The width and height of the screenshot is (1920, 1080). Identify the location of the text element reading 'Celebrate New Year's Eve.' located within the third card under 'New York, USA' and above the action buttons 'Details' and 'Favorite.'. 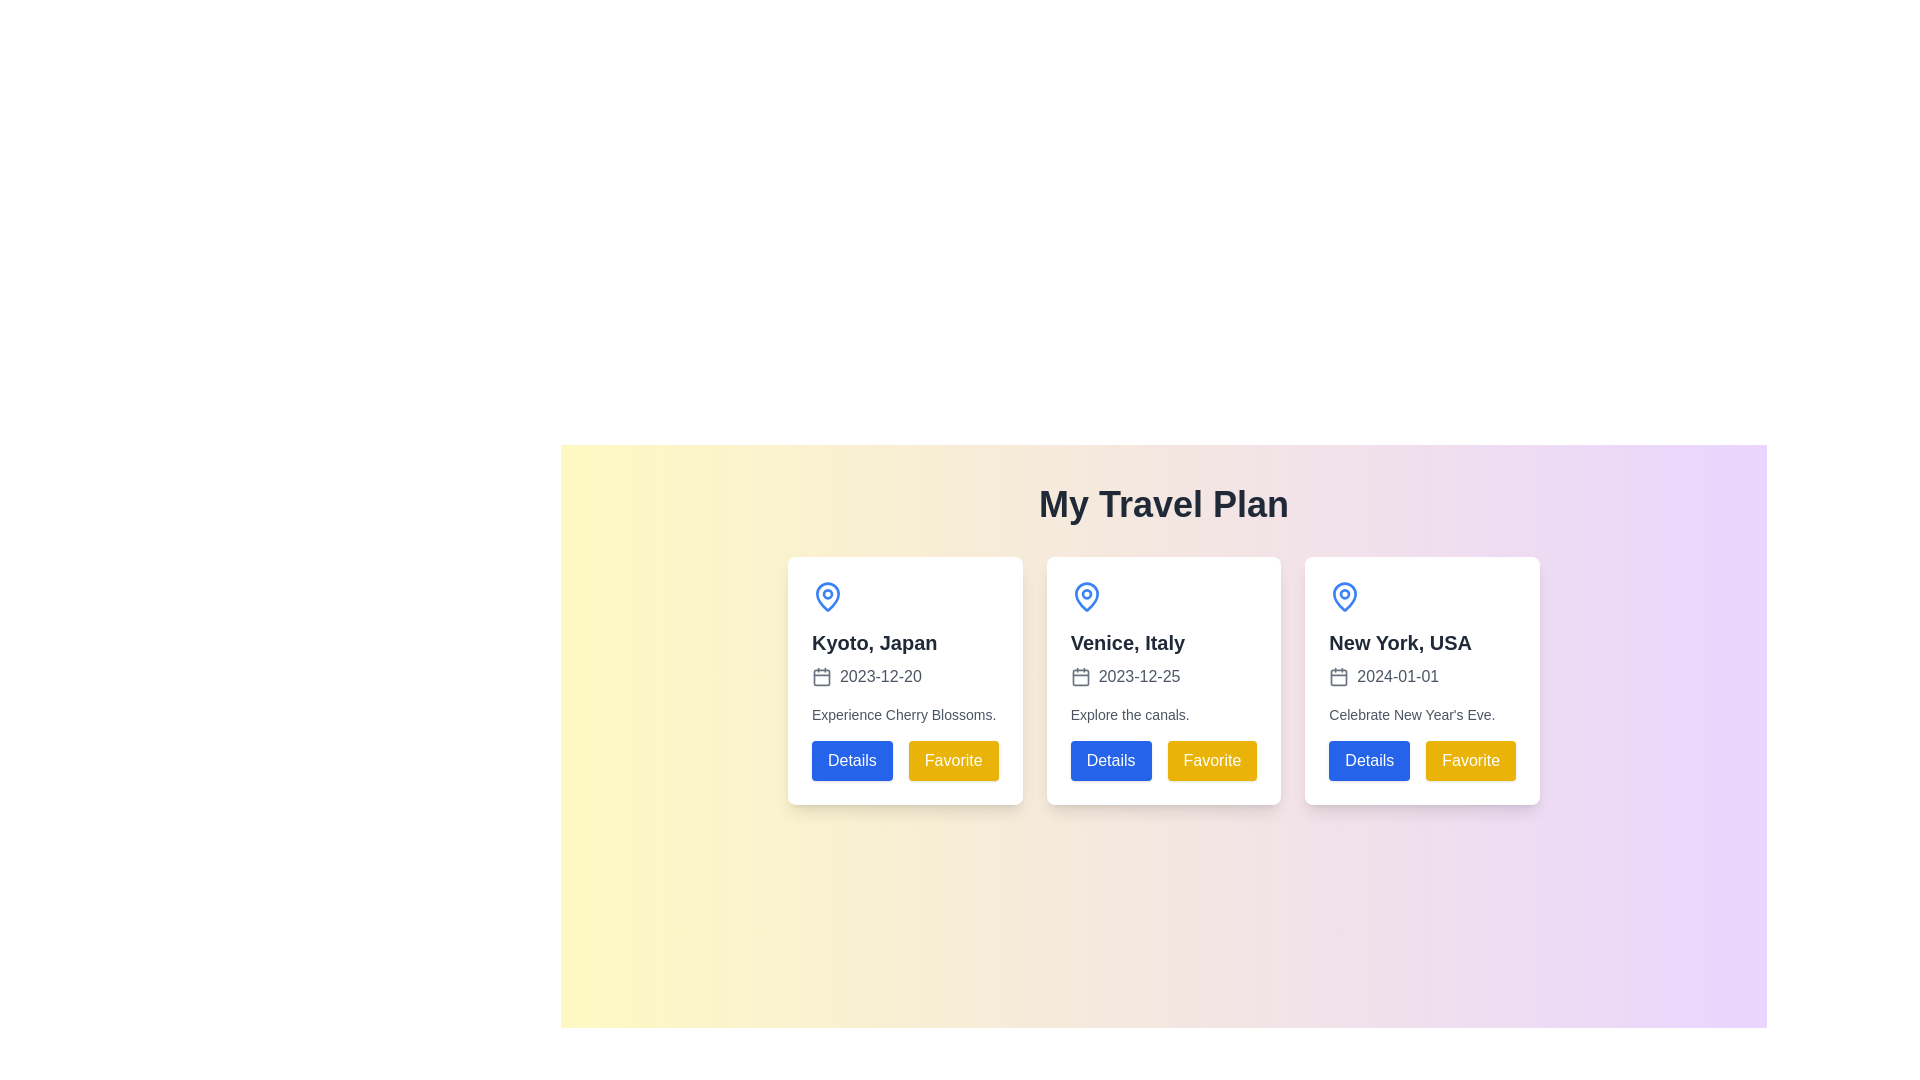
(1411, 713).